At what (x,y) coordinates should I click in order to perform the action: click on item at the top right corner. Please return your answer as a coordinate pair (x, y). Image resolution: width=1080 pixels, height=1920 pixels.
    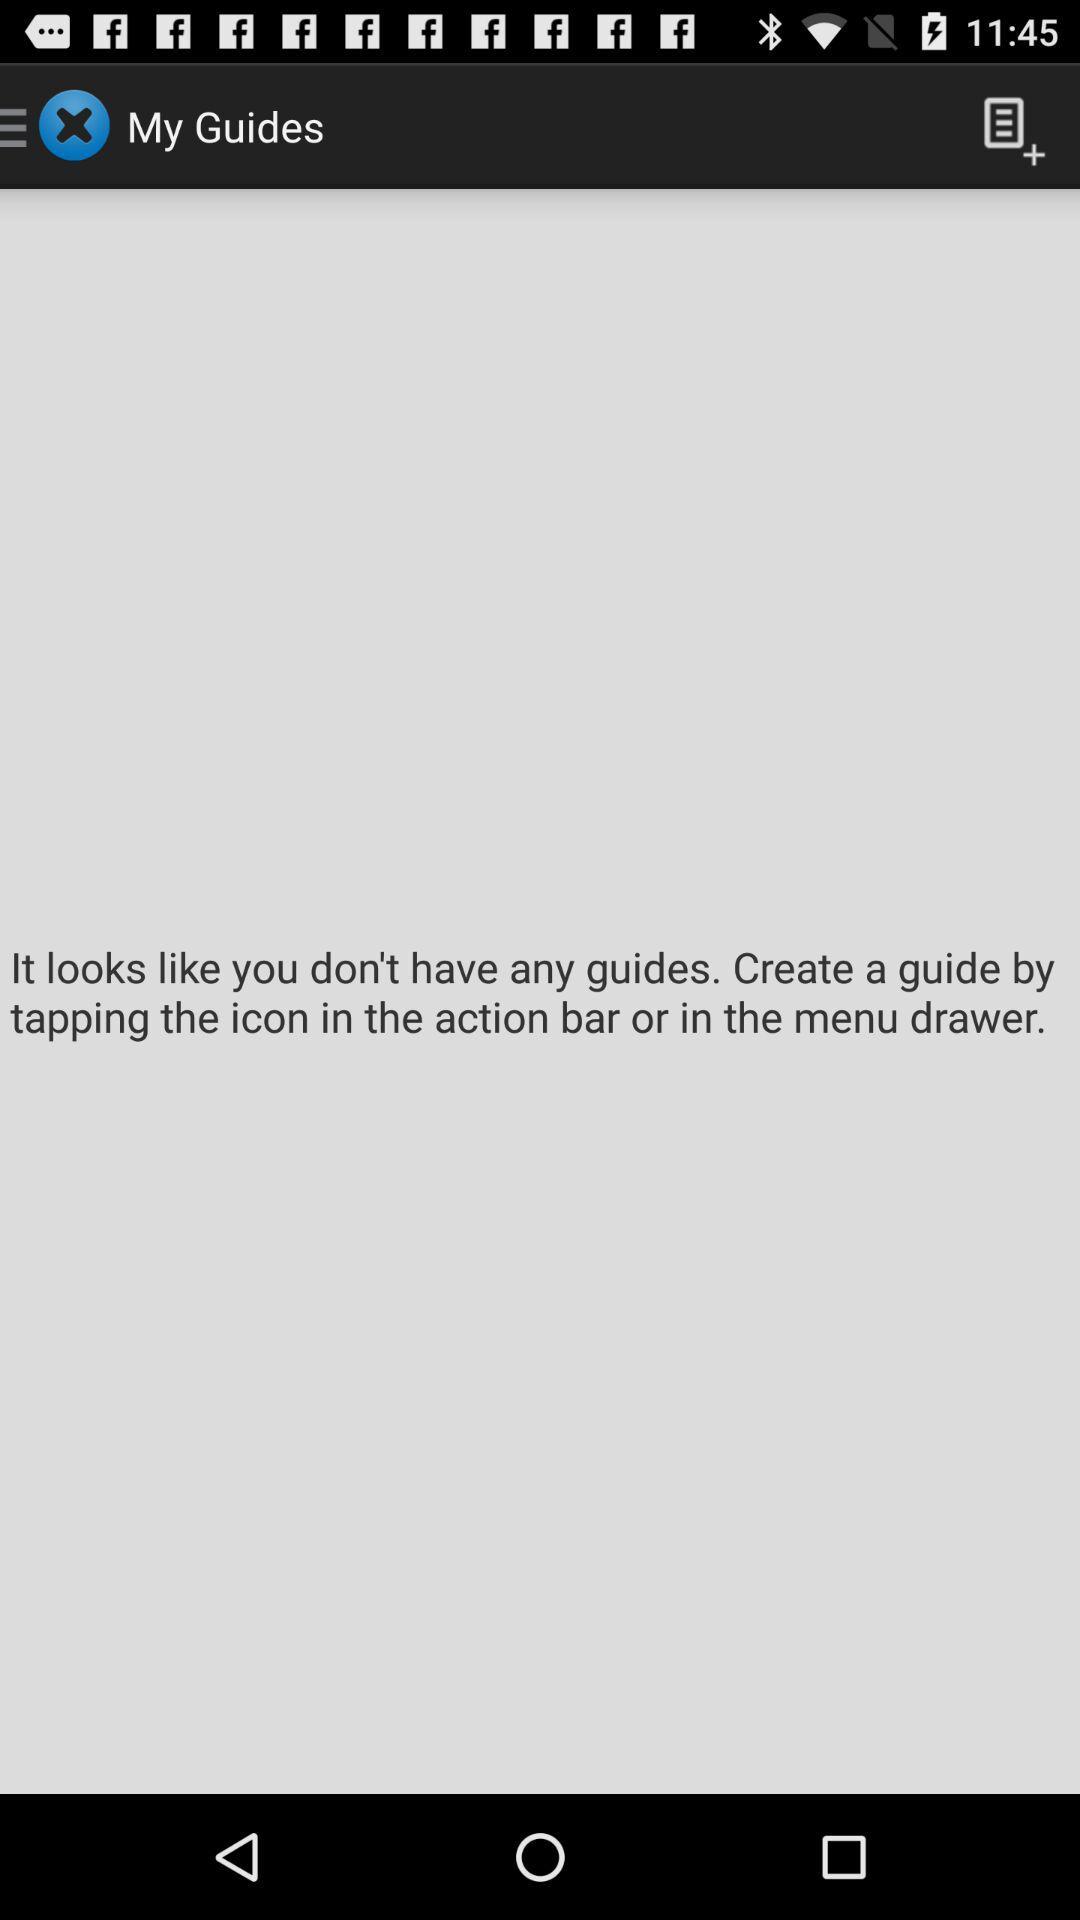
    Looking at the image, I should click on (1006, 124).